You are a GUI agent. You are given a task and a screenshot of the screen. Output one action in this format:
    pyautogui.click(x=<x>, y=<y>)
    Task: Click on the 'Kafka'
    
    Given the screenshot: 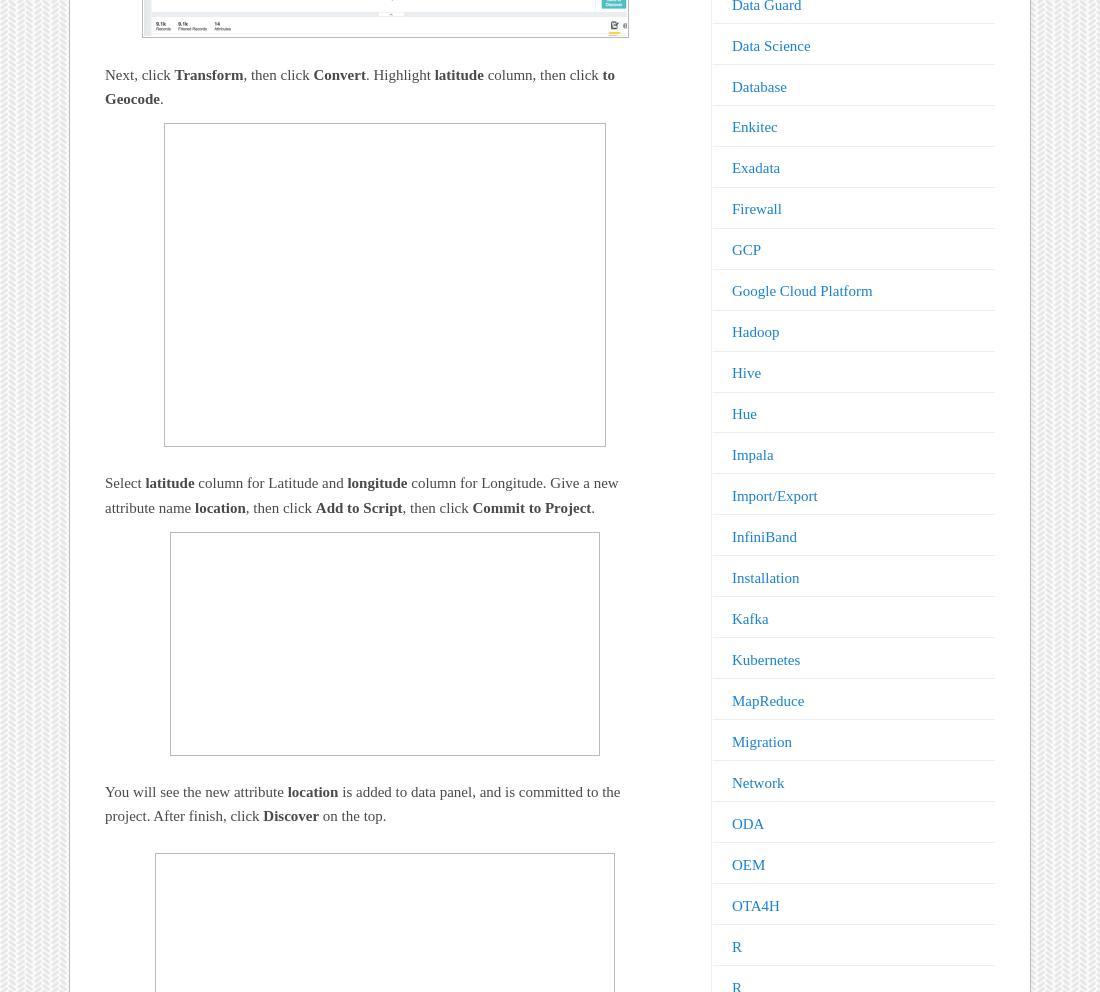 What is the action you would take?
    pyautogui.click(x=748, y=618)
    